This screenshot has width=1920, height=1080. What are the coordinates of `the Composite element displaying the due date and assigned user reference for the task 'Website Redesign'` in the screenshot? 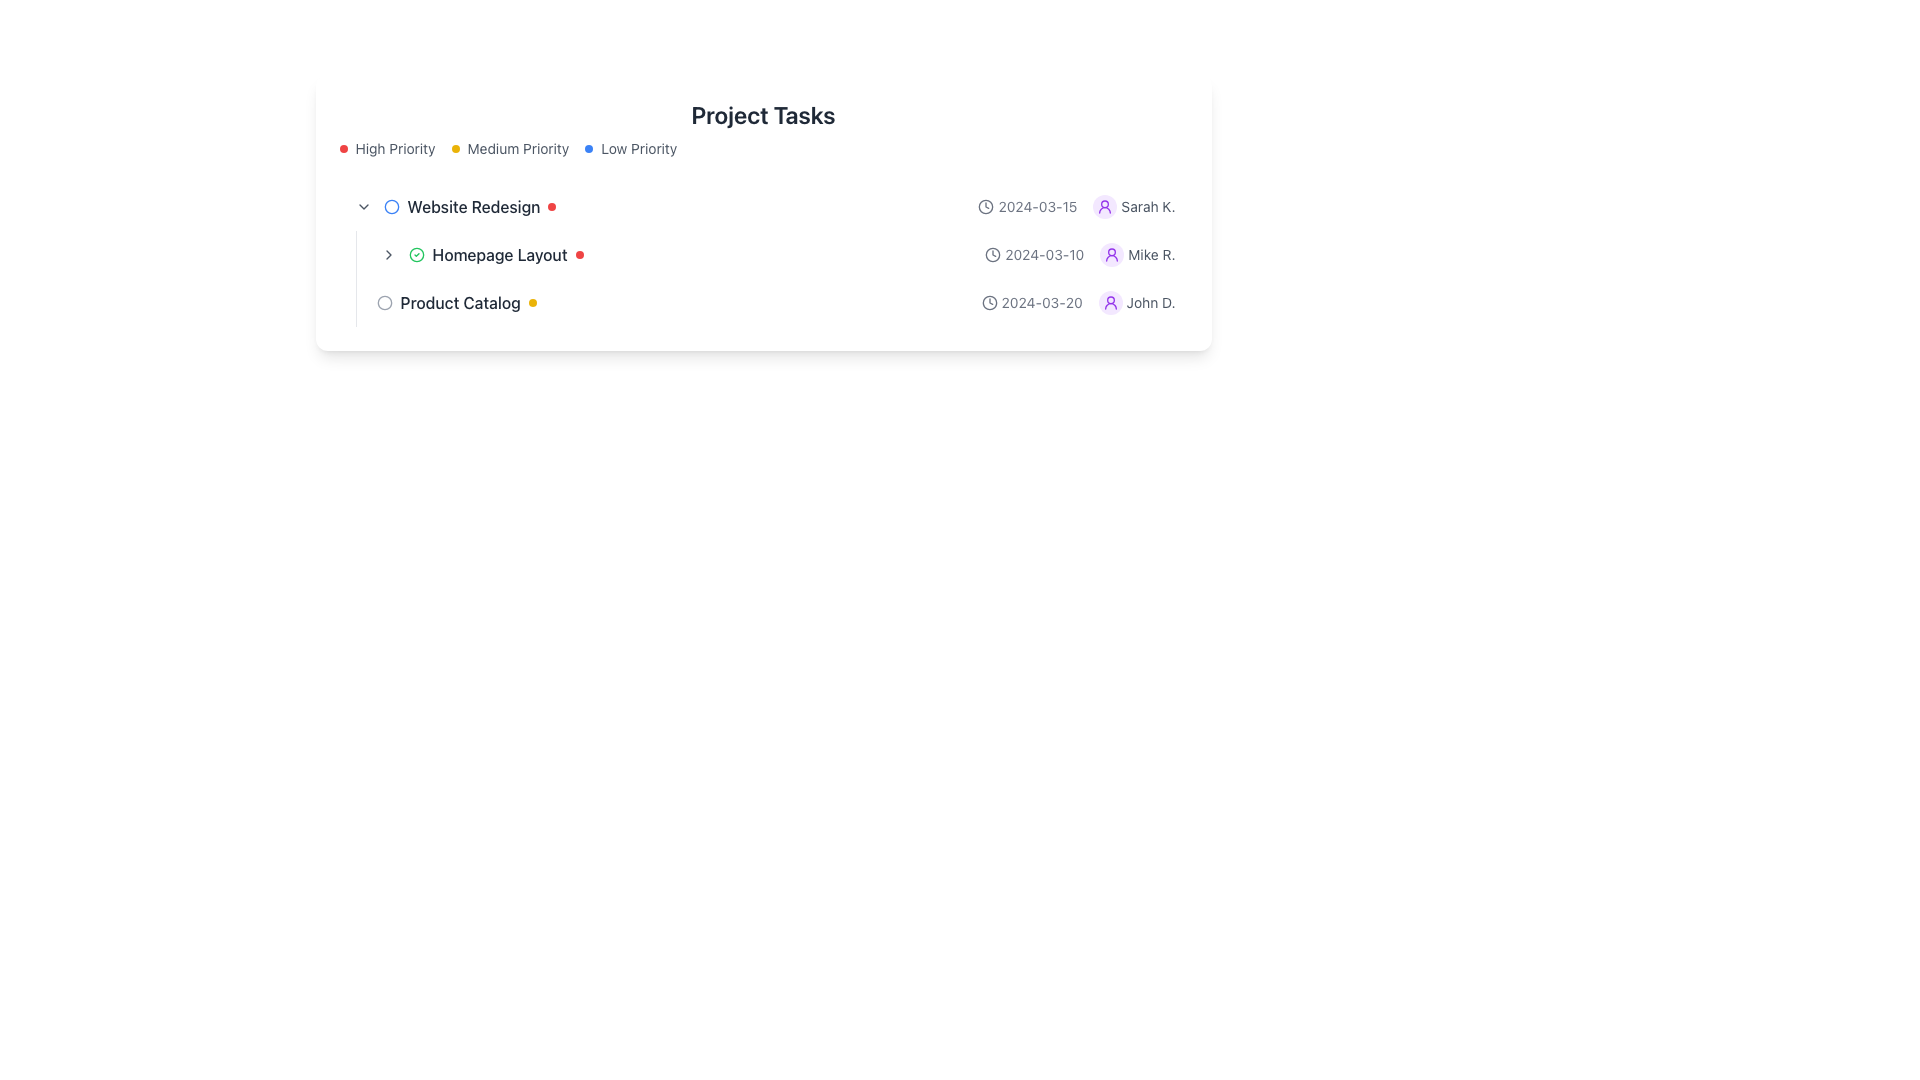 It's located at (1074, 207).